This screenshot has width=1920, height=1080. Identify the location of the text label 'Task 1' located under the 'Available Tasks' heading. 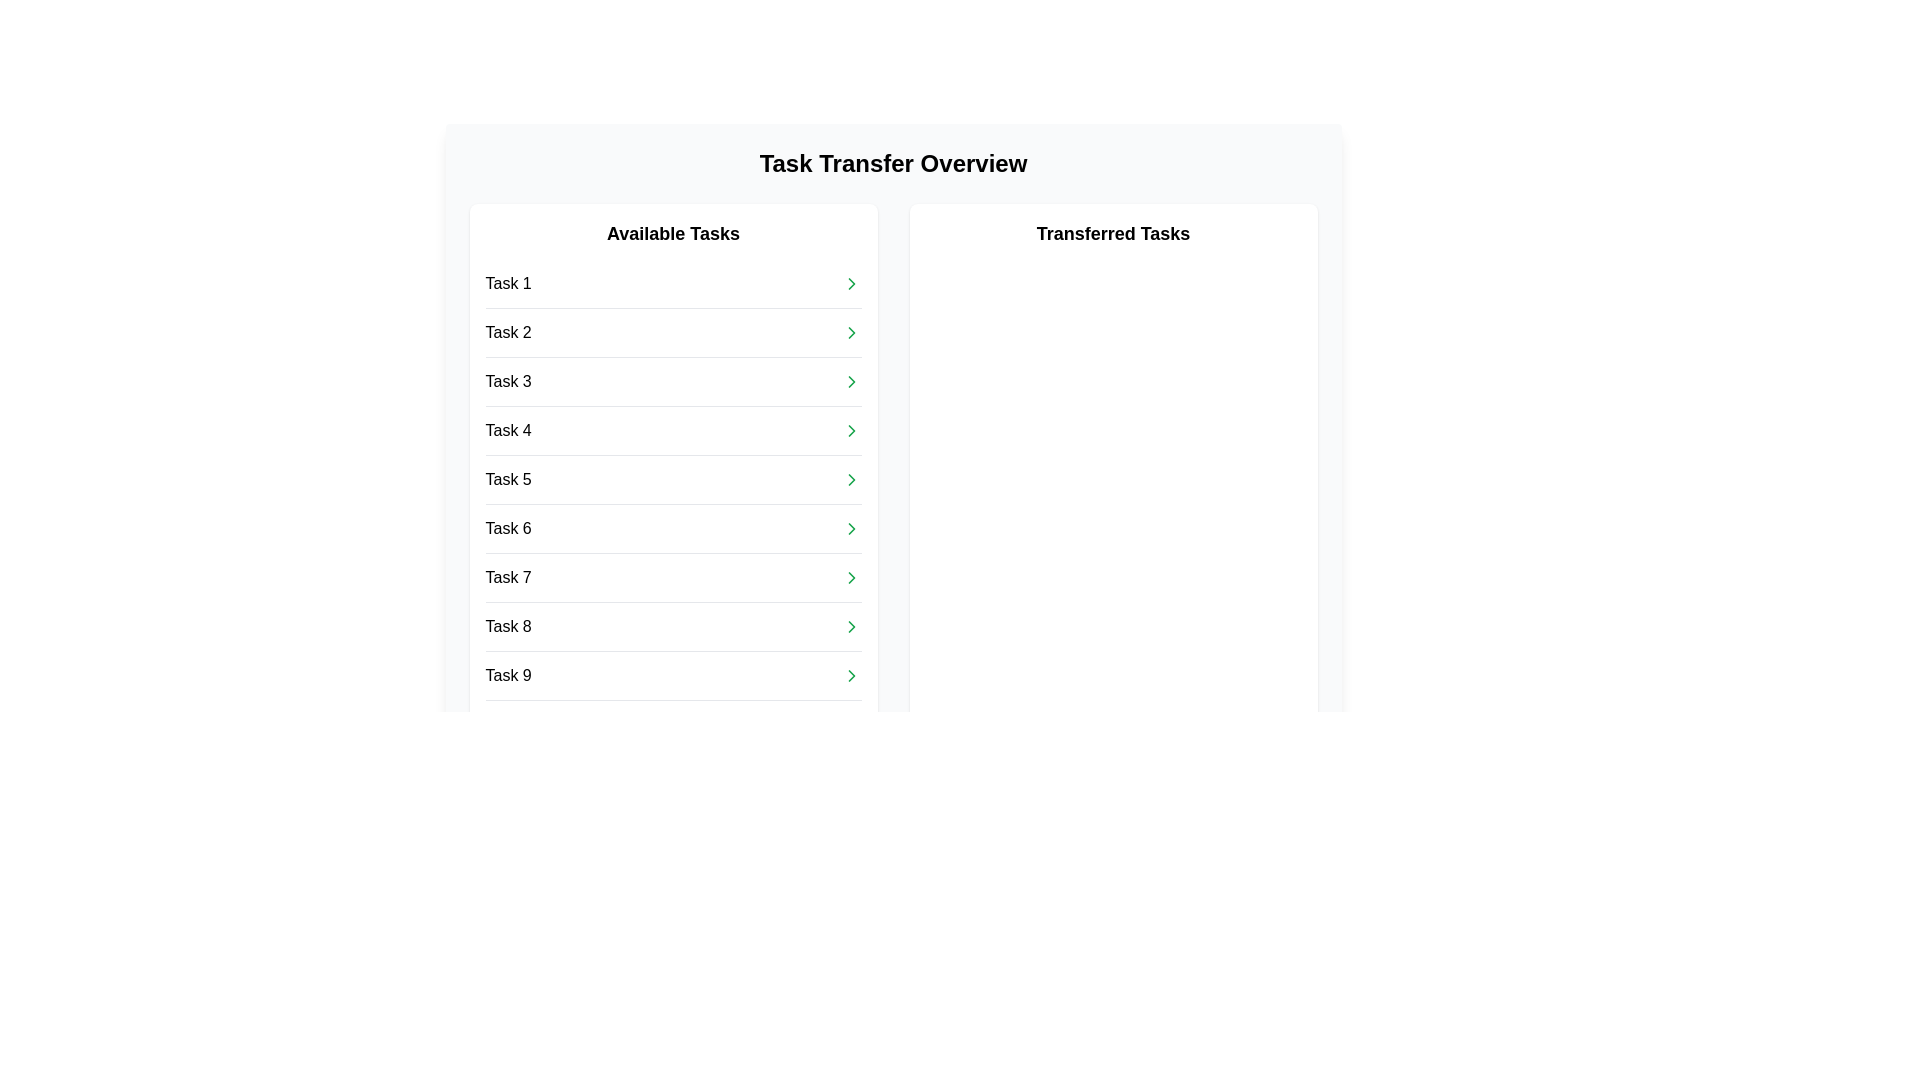
(508, 284).